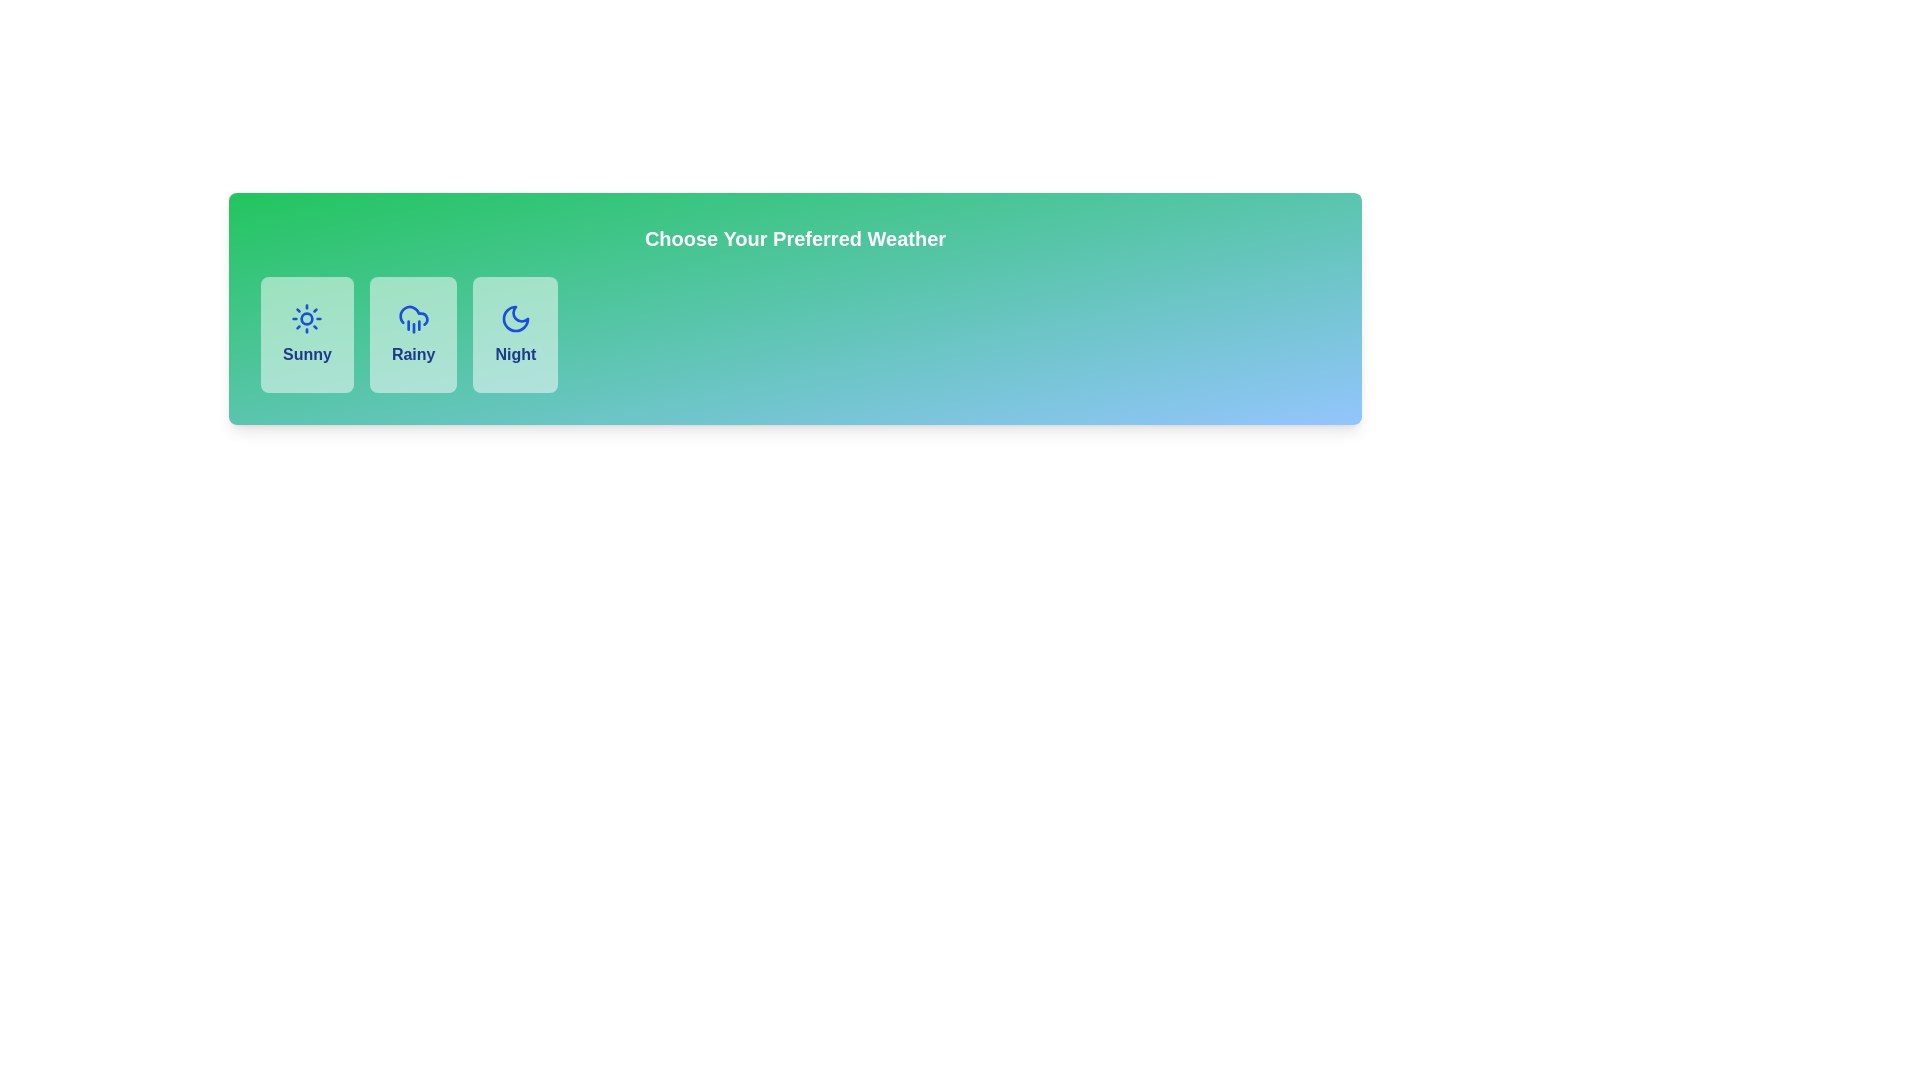 The width and height of the screenshot is (1920, 1080). What do you see at coordinates (412, 318) in the screenshot?
I see `the 'Rainy' weather icon located in the center of the second card in a row of three weather options` at bounding box center [412, 318].